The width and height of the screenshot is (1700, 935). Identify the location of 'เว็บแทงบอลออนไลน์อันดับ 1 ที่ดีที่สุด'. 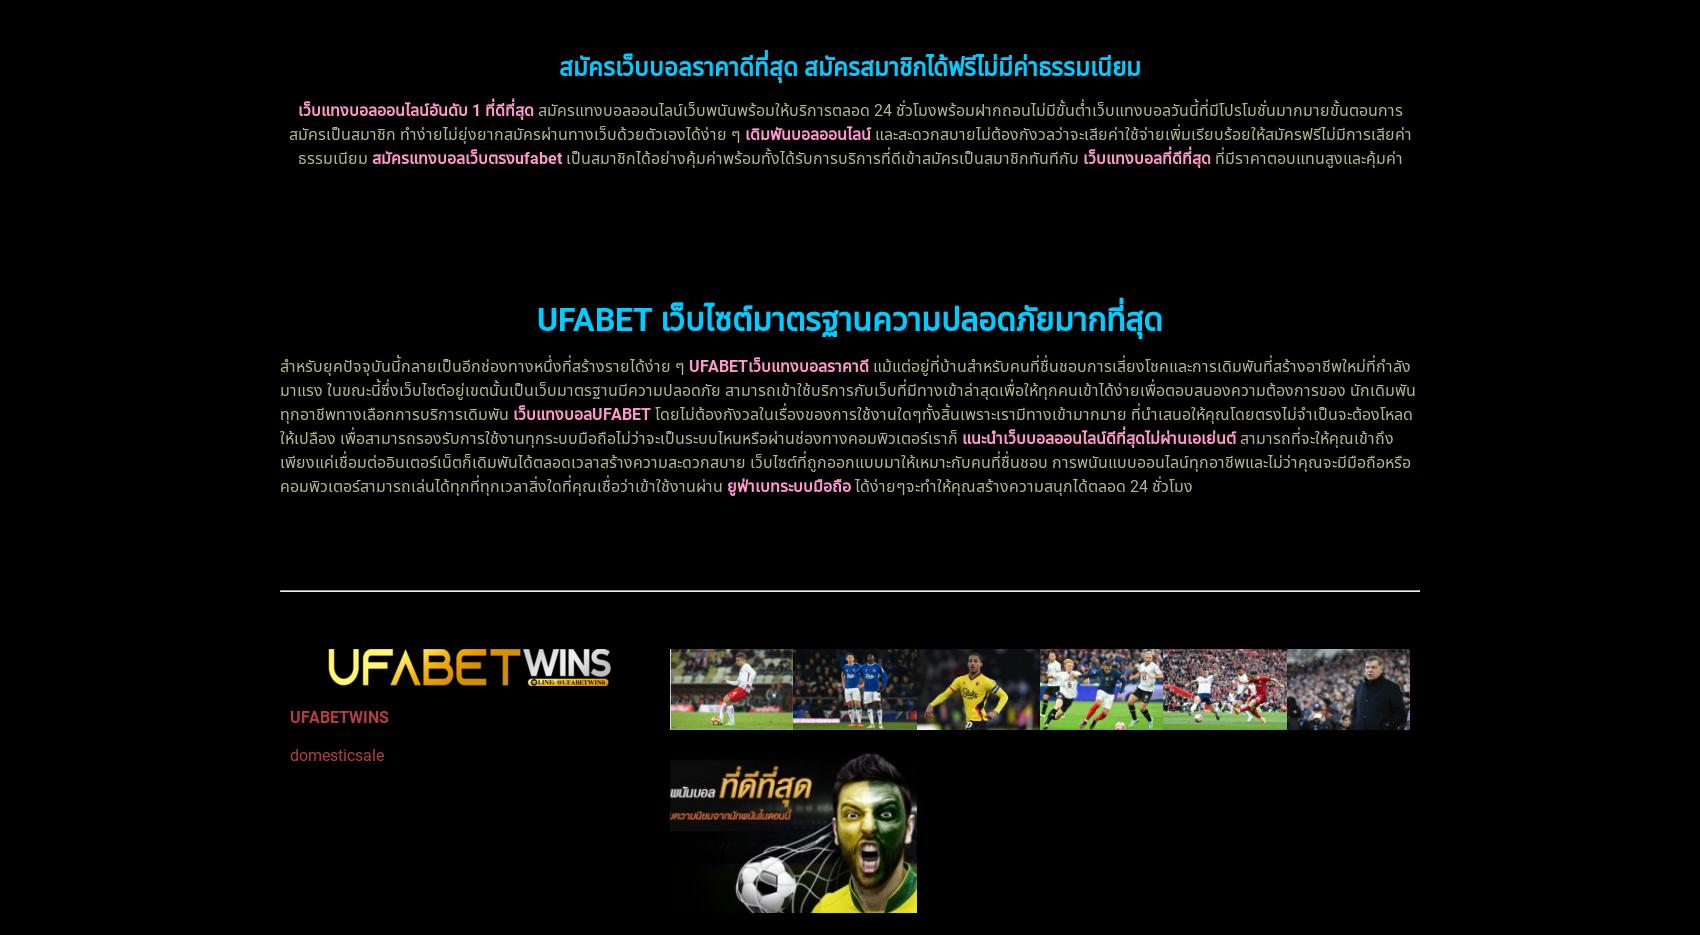
(296, 109).